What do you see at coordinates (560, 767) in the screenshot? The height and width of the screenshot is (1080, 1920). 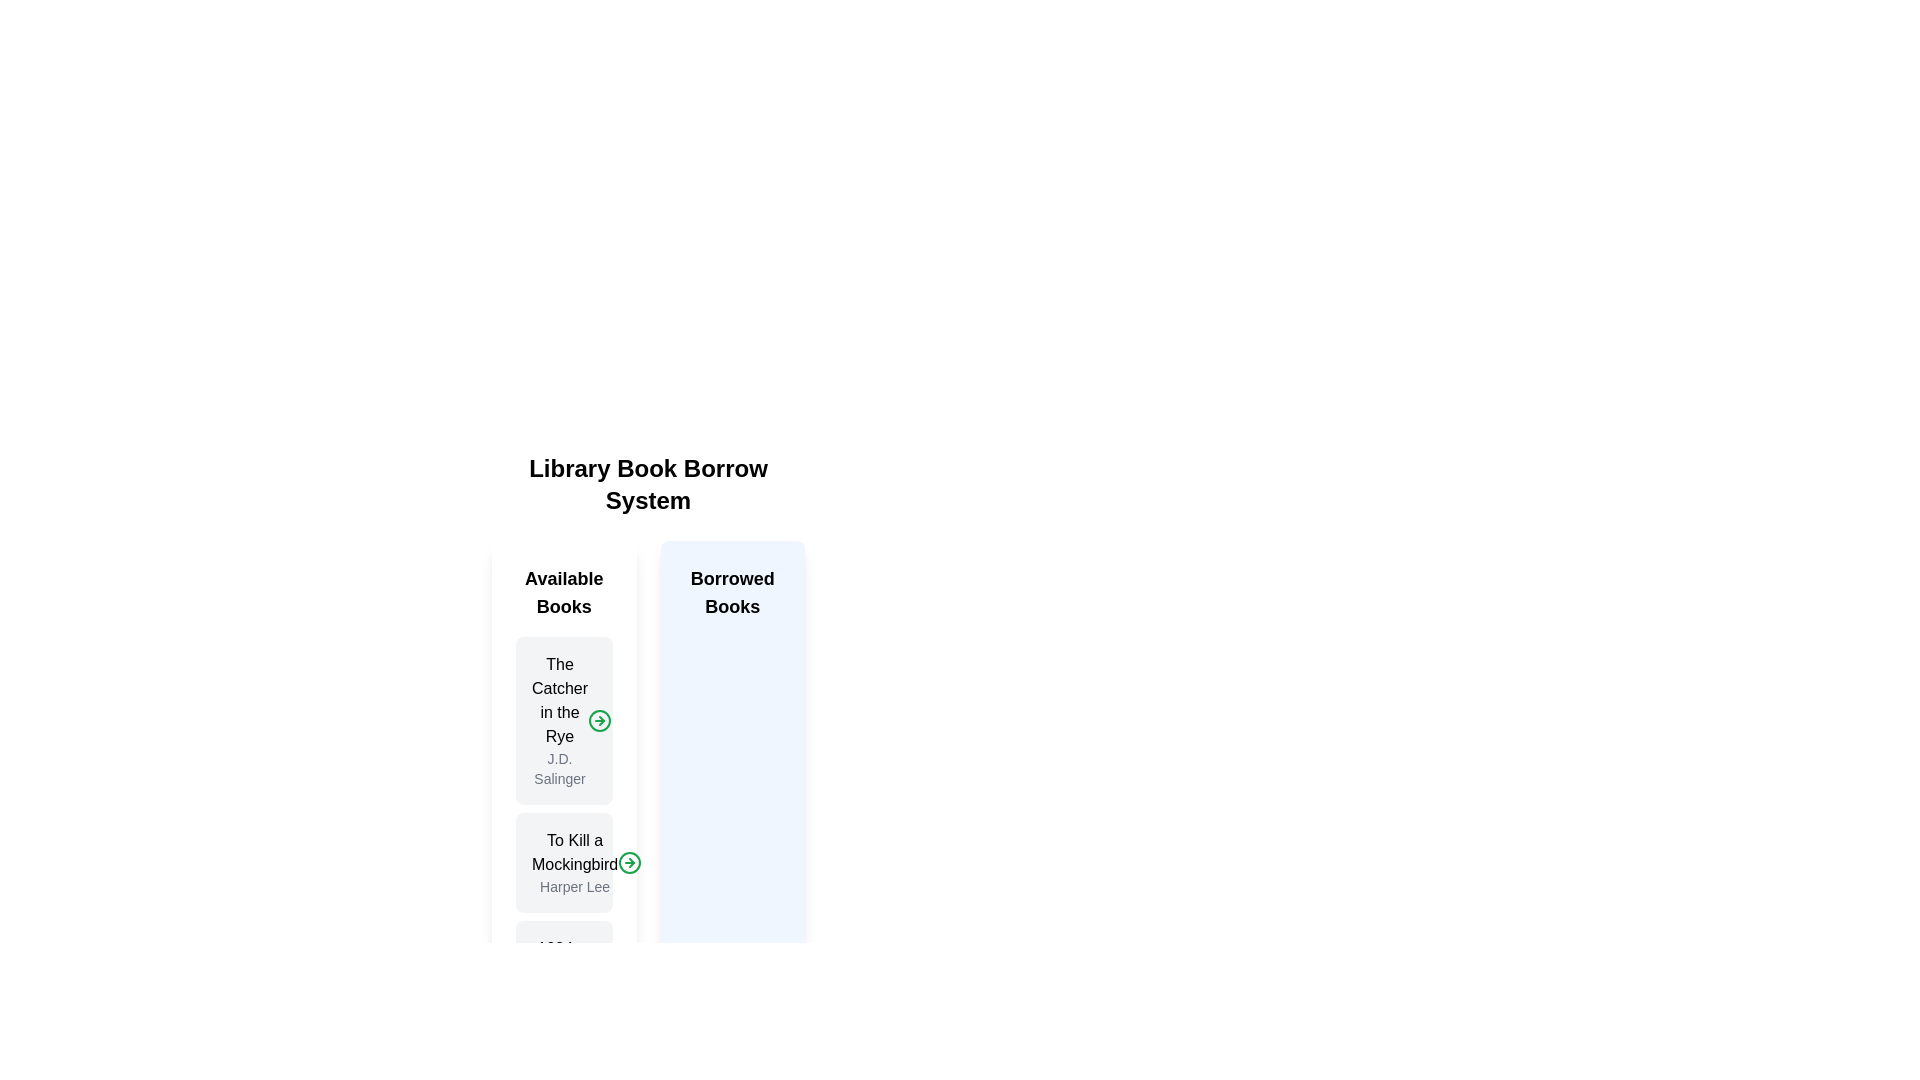 I see `the text label displaying 'J.D. Salinger', which is located immediately below the title 'The Catcher in the Rye' in a vertical layout of book details` at bounding box center [560, 767].